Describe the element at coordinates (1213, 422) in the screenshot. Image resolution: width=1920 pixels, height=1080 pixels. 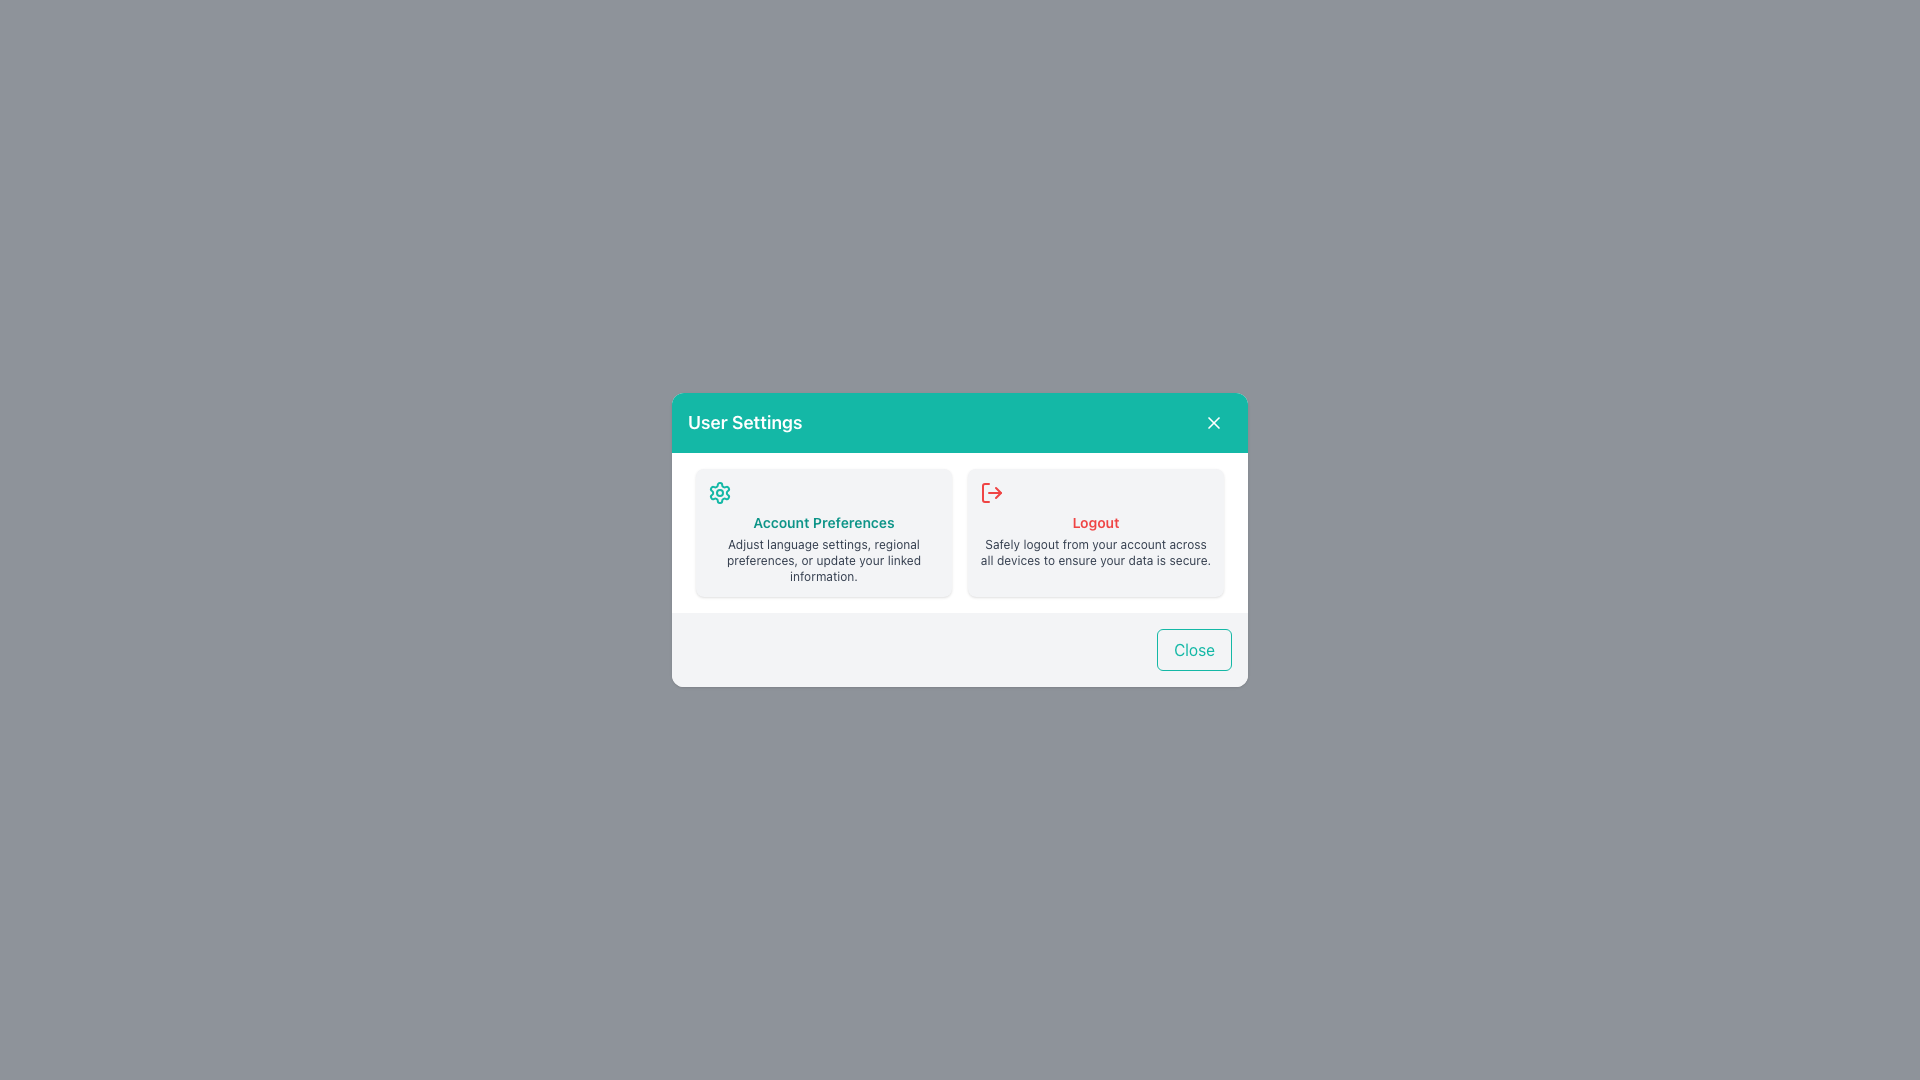
I see `the 'X' shaped SVG icon in the top-right corner of the 'User Settings' dialog box` at that location.